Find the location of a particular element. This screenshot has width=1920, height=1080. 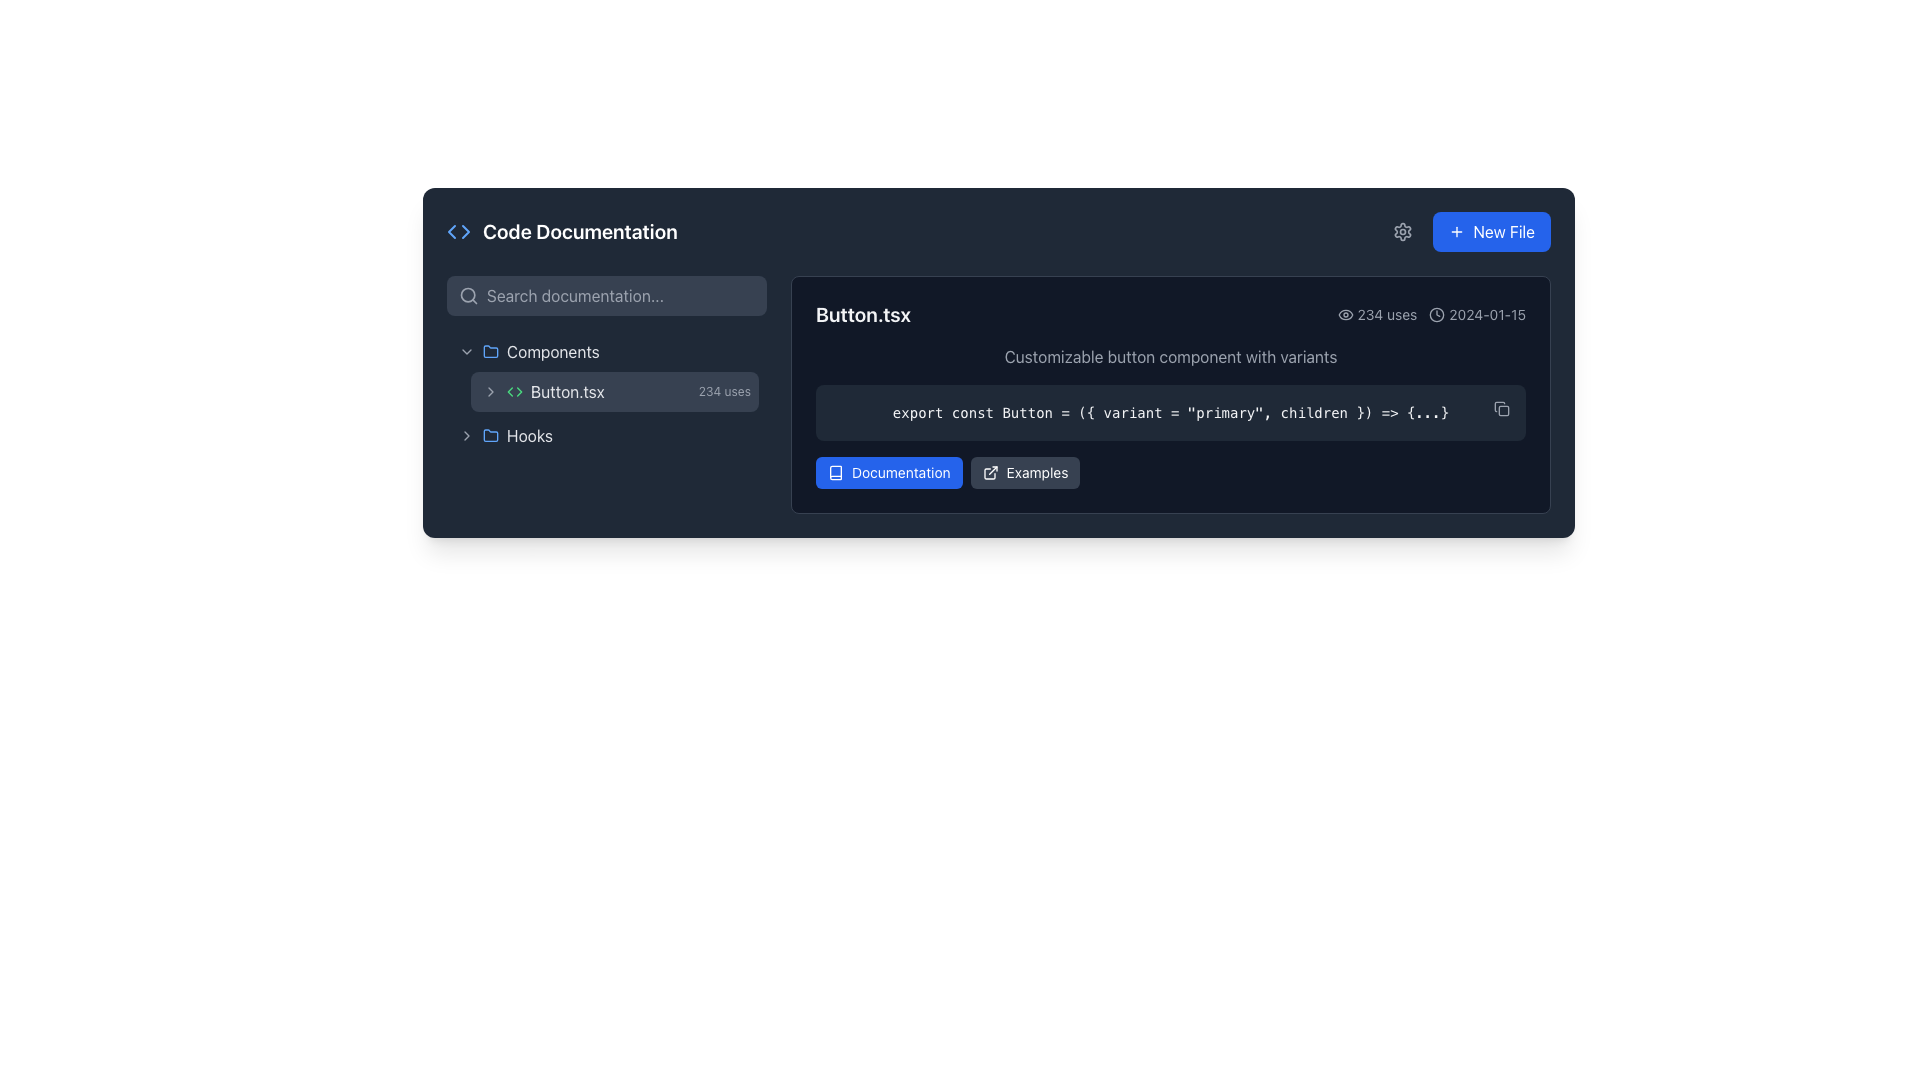

the blue rectangular button labeled 'Documentation' with a white open book icon is located at coordinates (888, 473).